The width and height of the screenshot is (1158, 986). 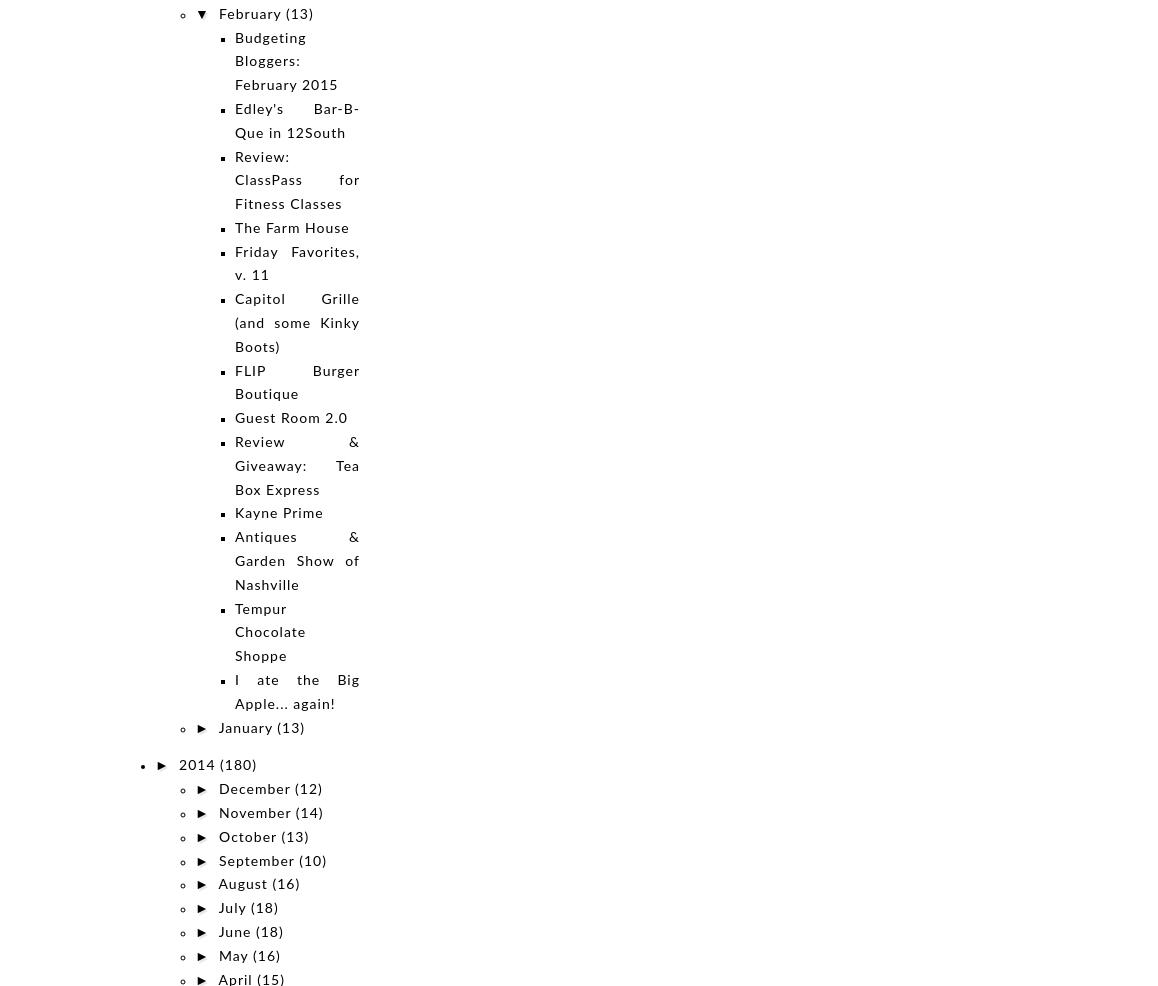 I want to click on 'October', so click(x=249, y=836).